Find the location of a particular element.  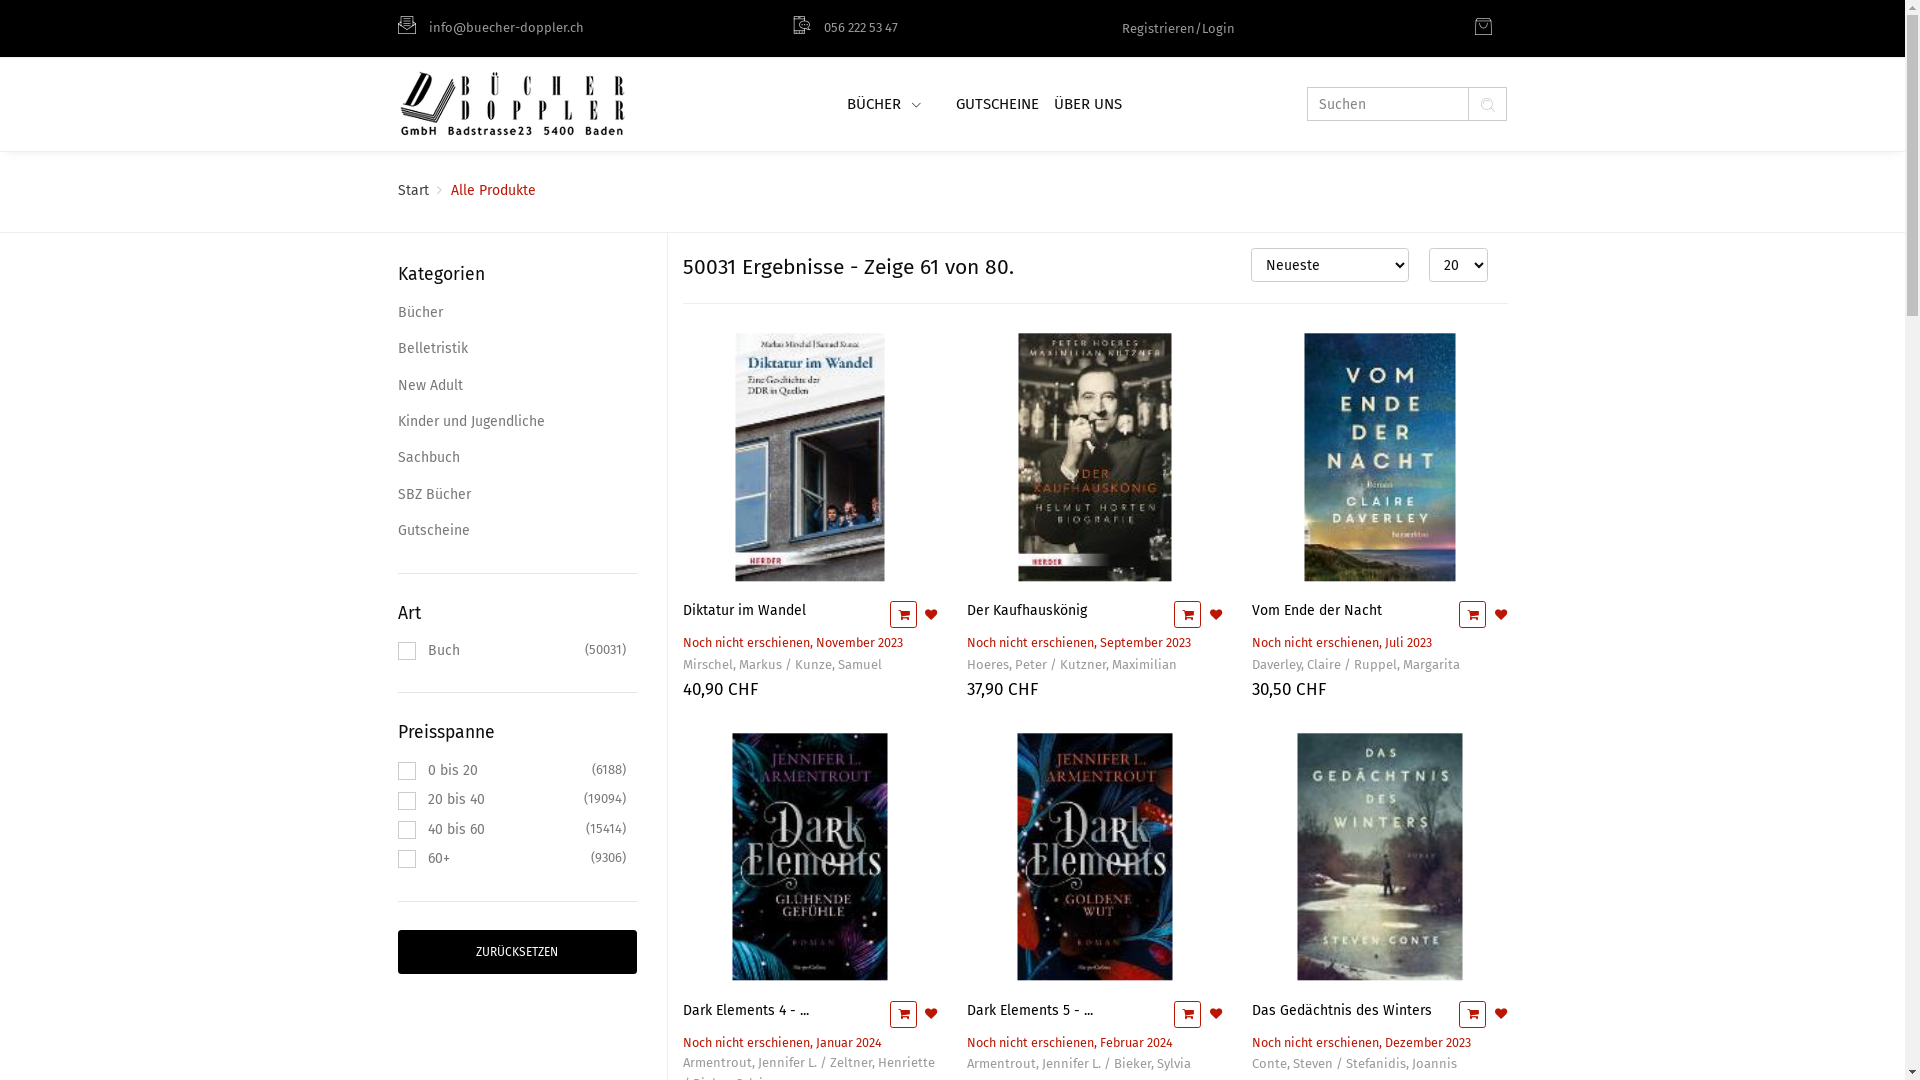

'Daverley, Claire / Ruppel, Margarita' is located at coordinates (1356, 665).